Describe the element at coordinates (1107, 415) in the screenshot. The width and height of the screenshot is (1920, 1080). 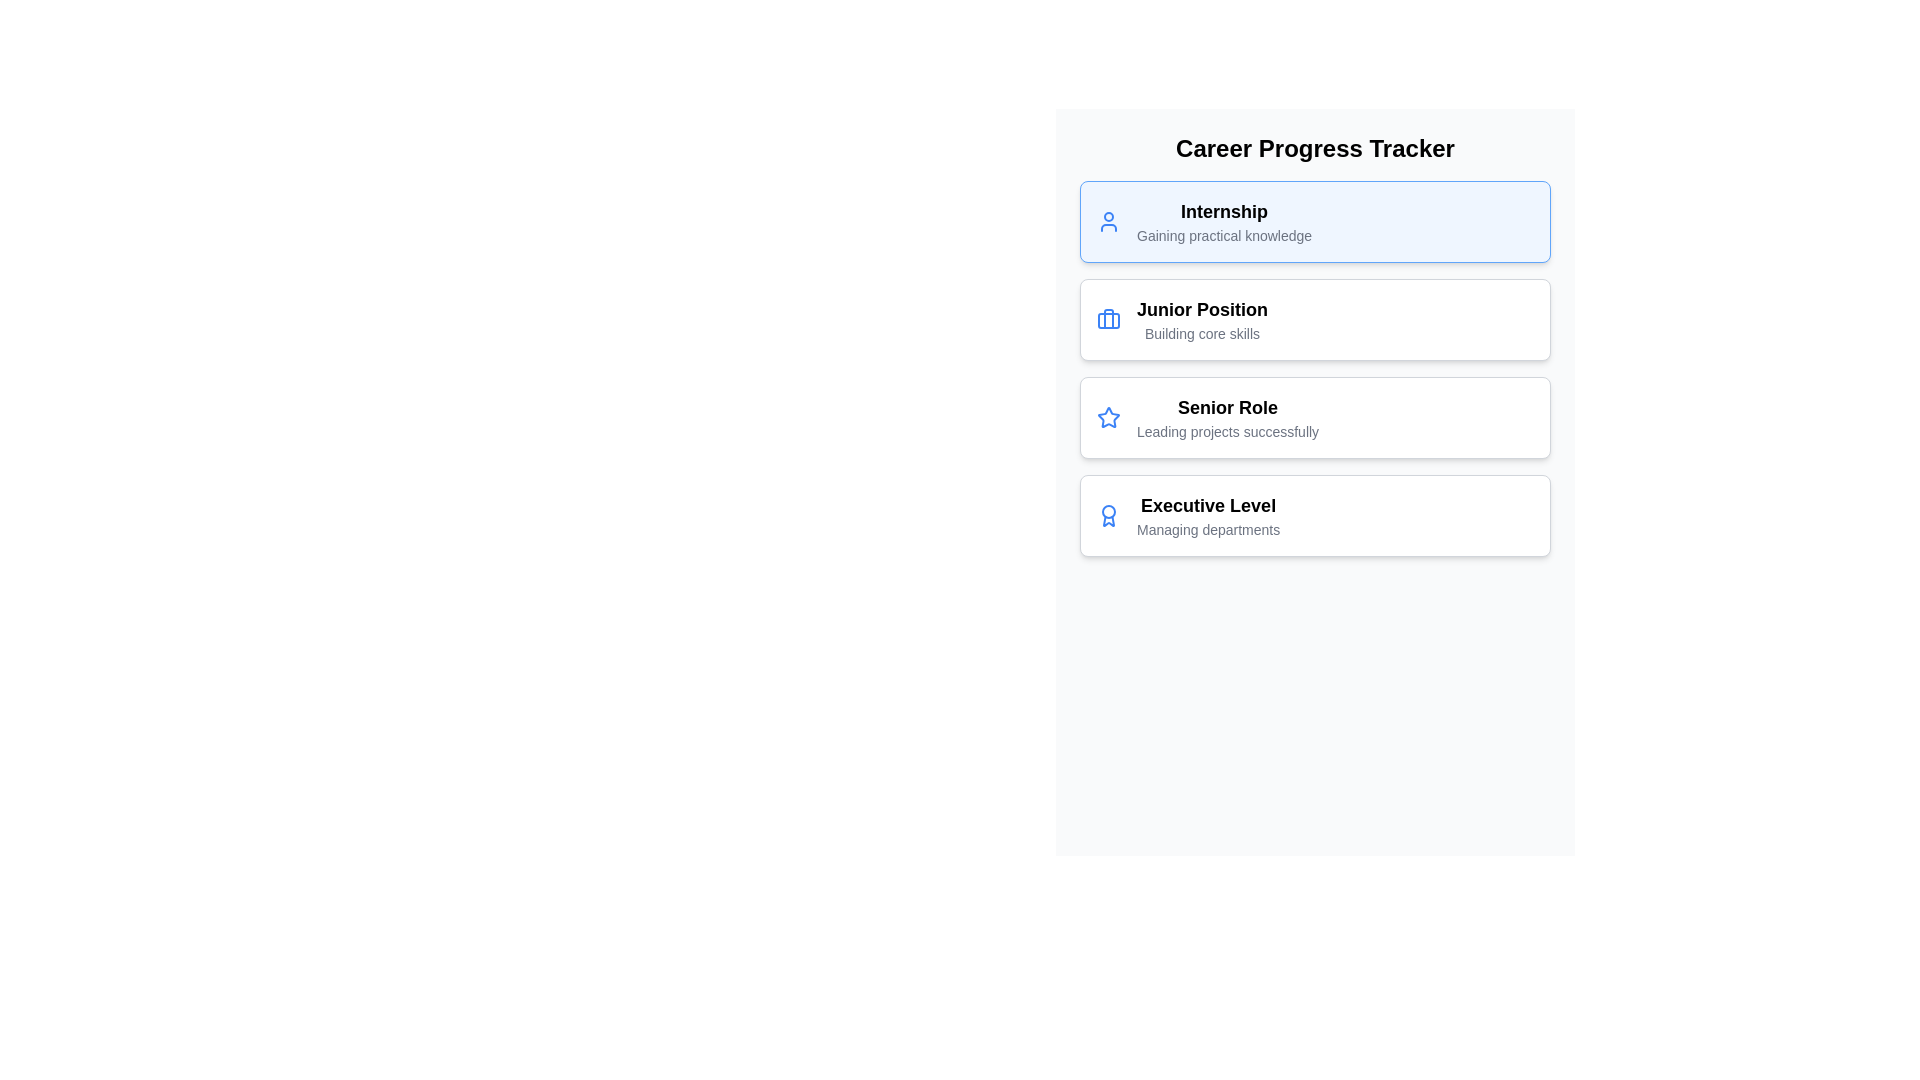
I see `blue-bordered, five-pointed star-shaped icon with a white fill located near the left edge of the 'Senior Role' item in the 'Career Progress Tracker' interface for development purposes` at that location.